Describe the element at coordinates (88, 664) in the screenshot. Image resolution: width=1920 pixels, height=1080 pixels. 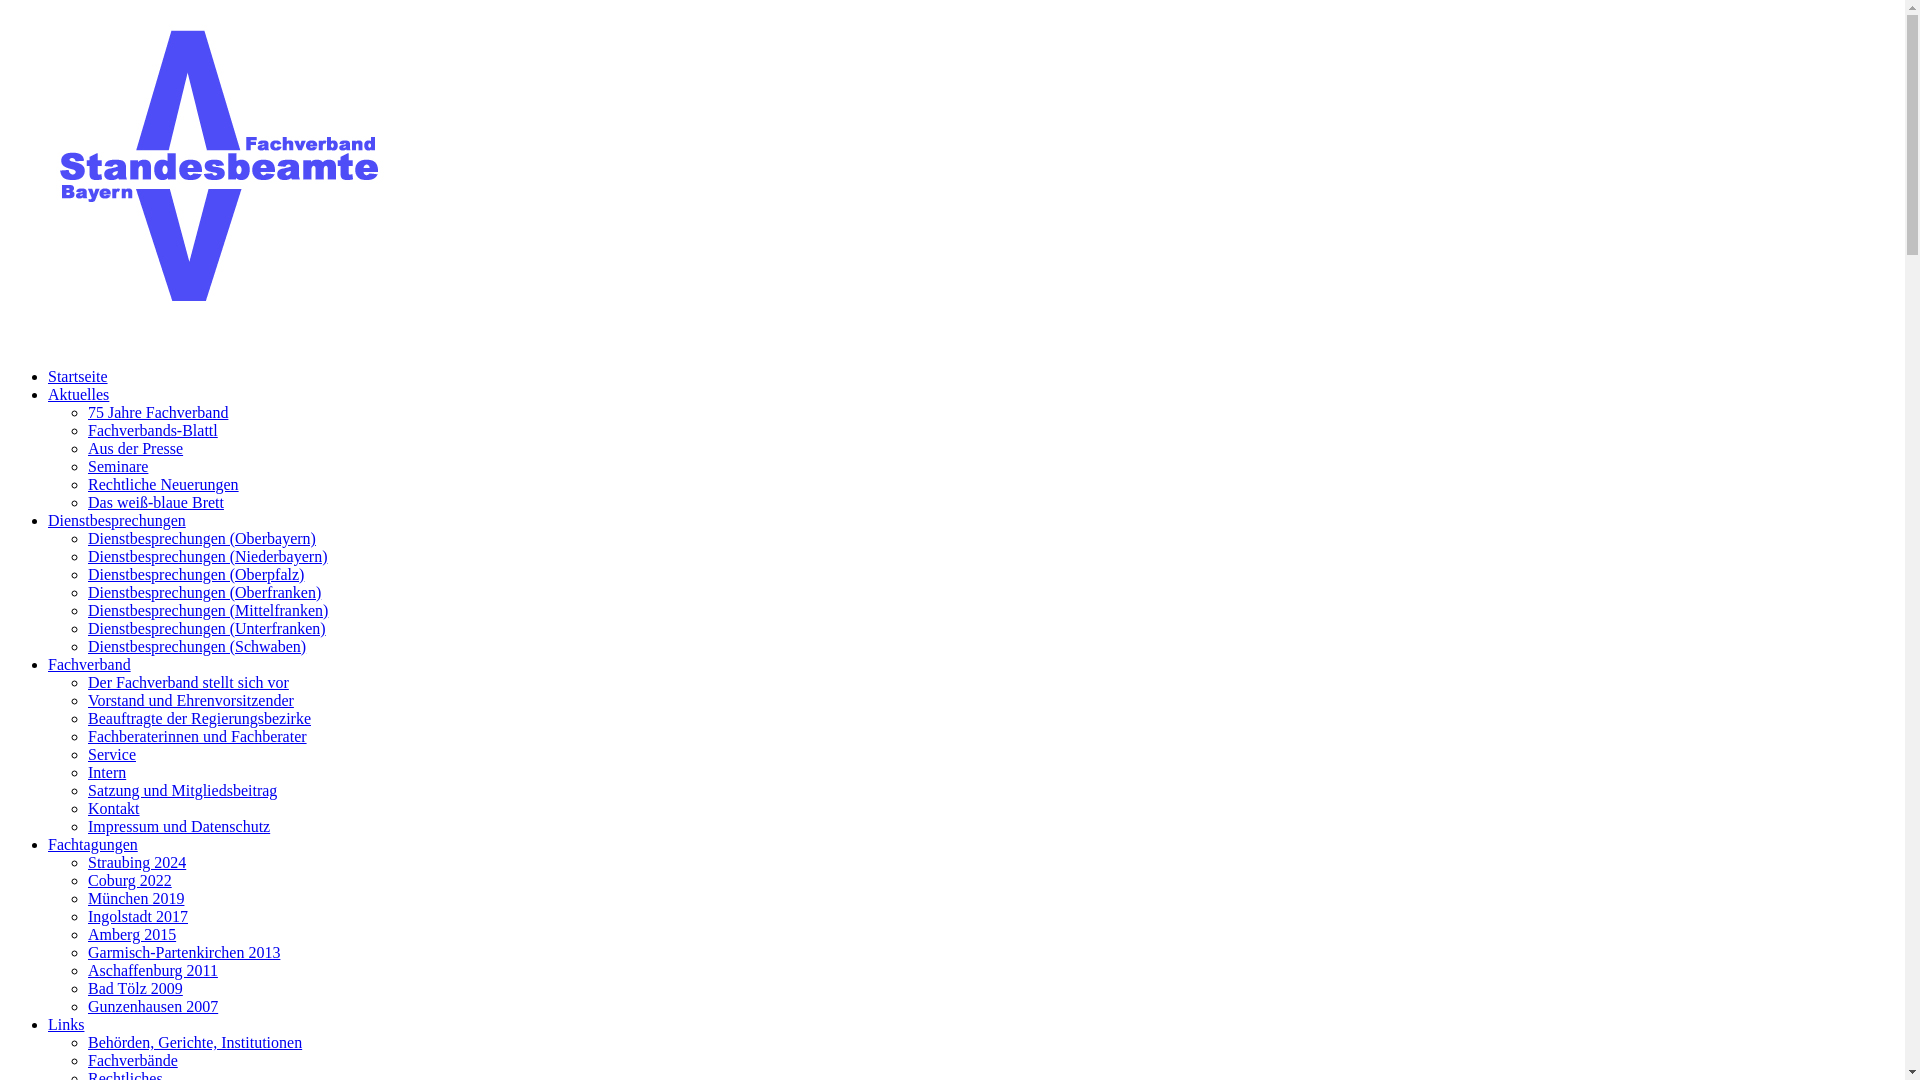
I see `'Fachverband'` at that location.